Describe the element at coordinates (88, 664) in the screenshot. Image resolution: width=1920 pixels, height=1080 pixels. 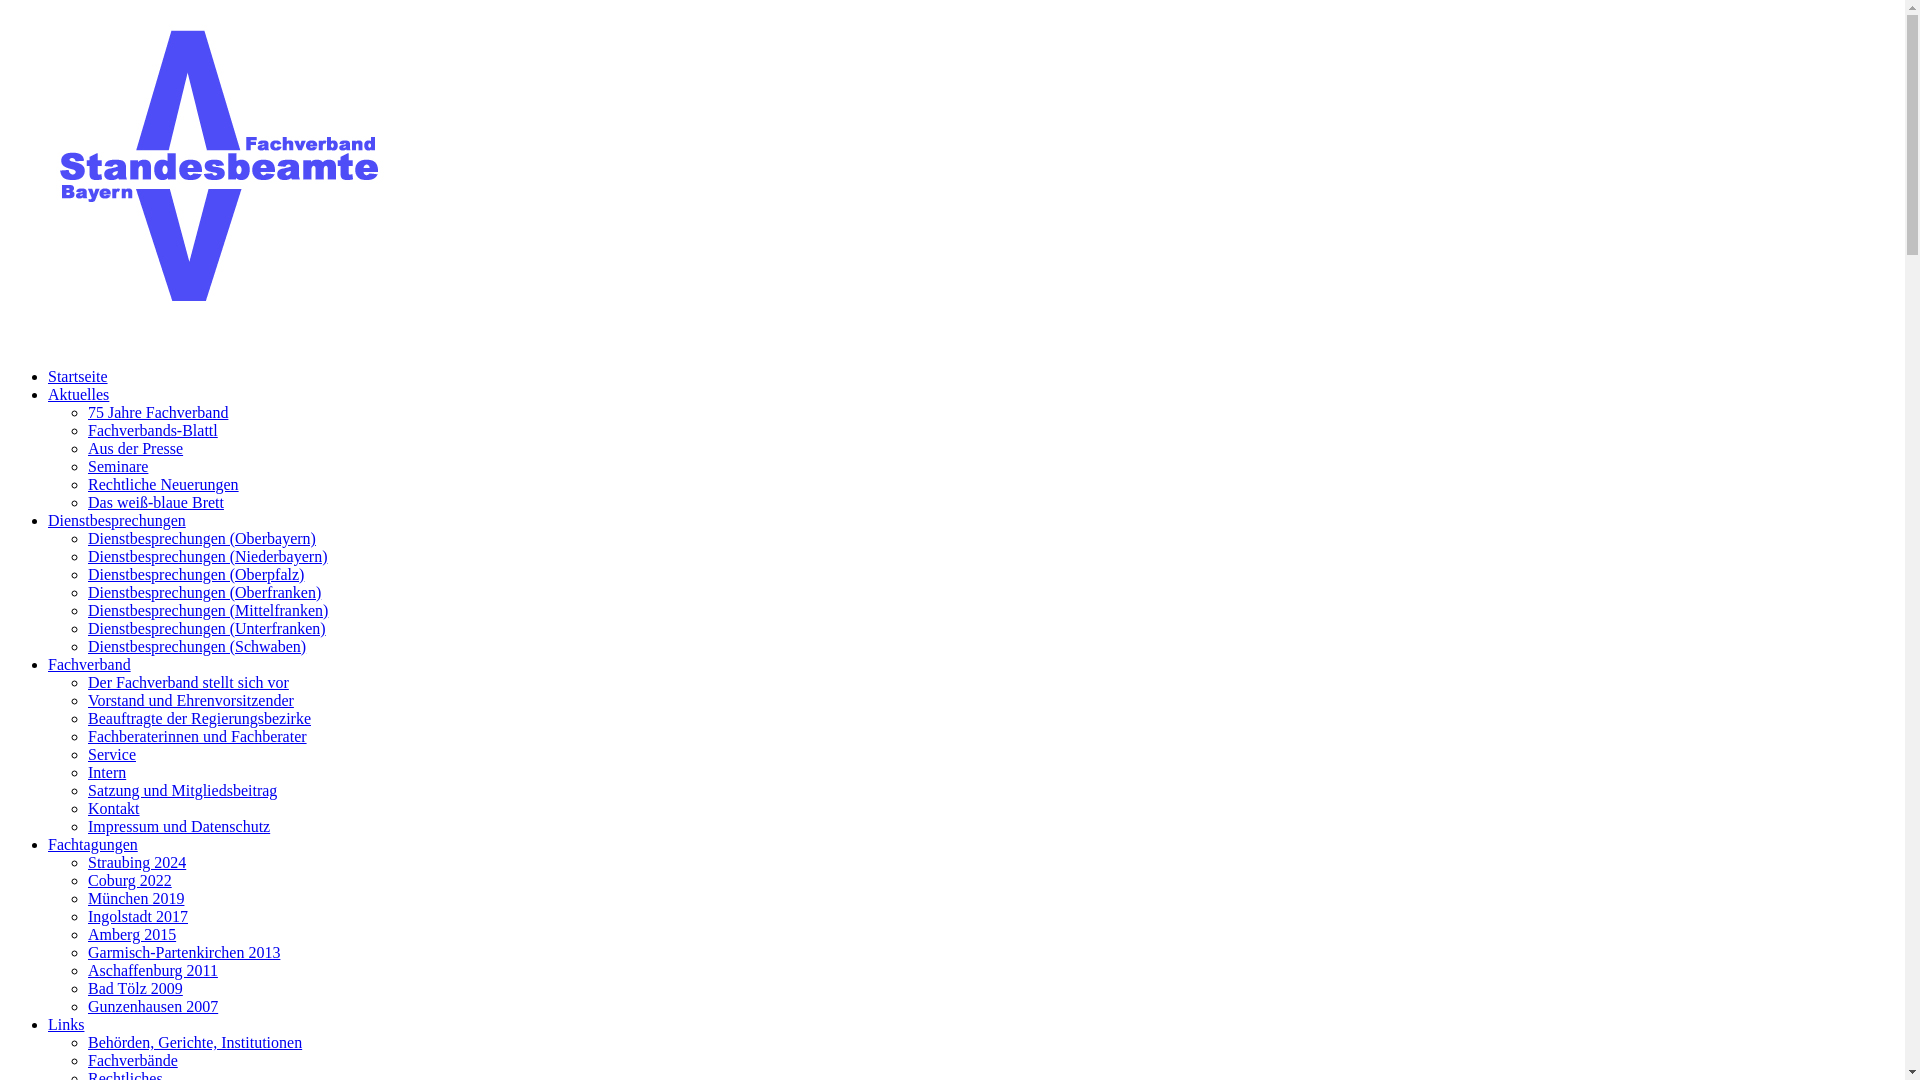
I see `'Fachverband'` at that location.